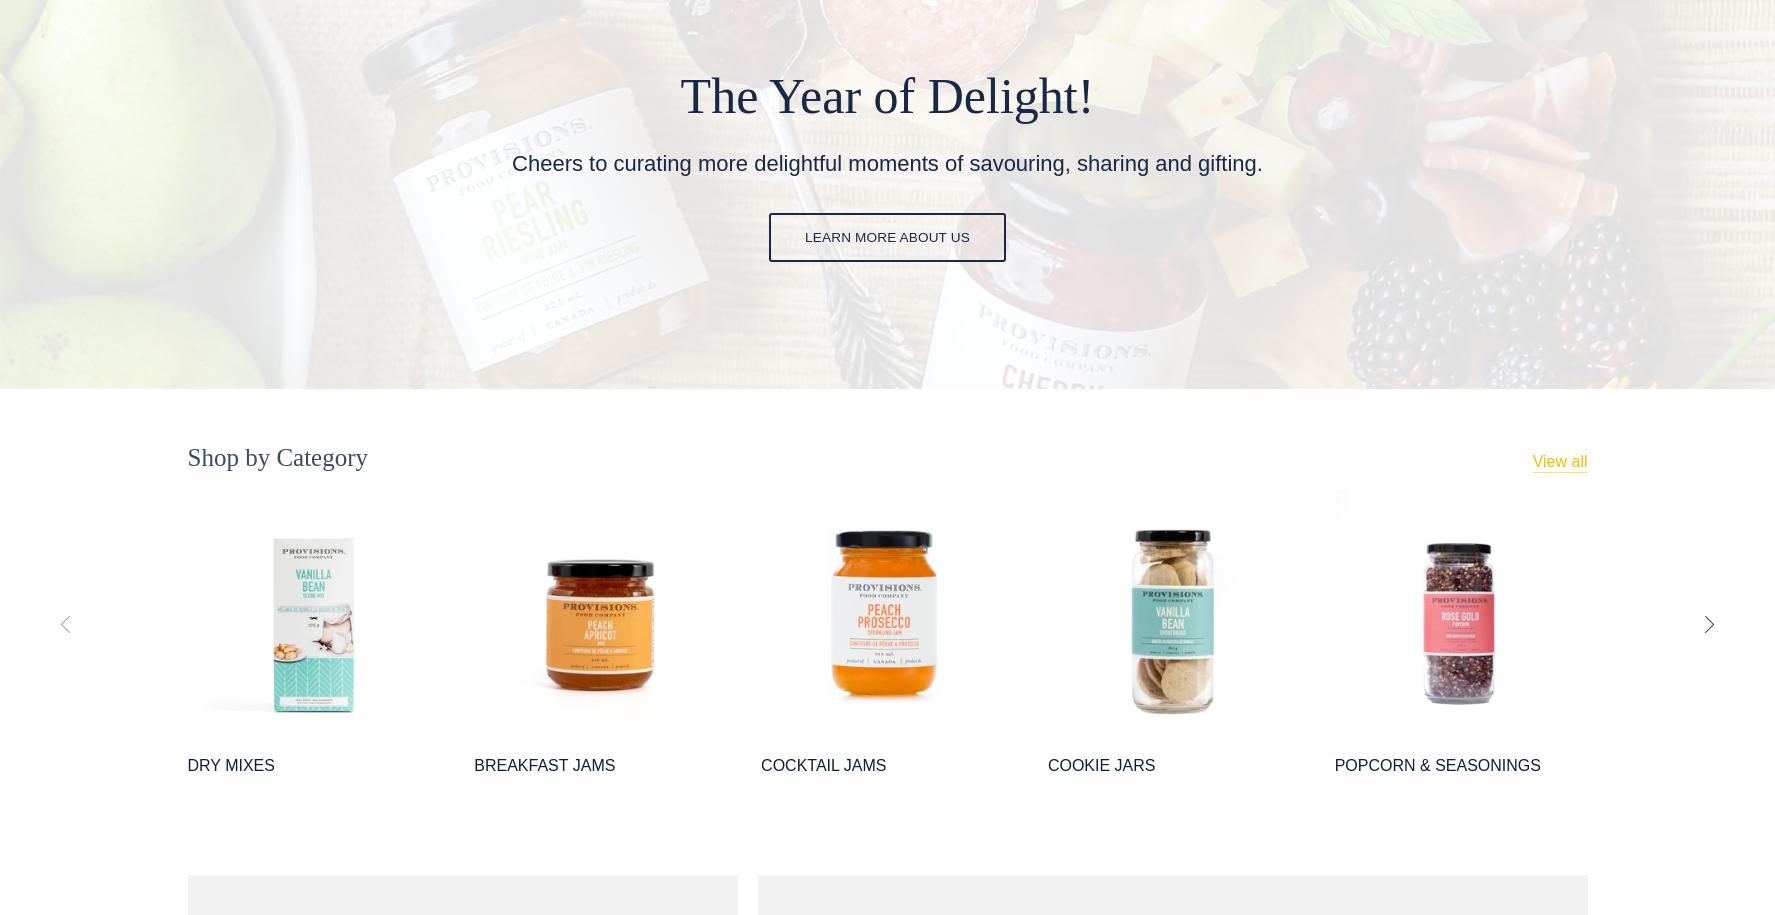 The image size is (1775, 915). What do you see at coordinates (1437, 764) in the screenshot?
I see `'POPCORN & SEASONINGS'` at bounding box center [1437, 764].